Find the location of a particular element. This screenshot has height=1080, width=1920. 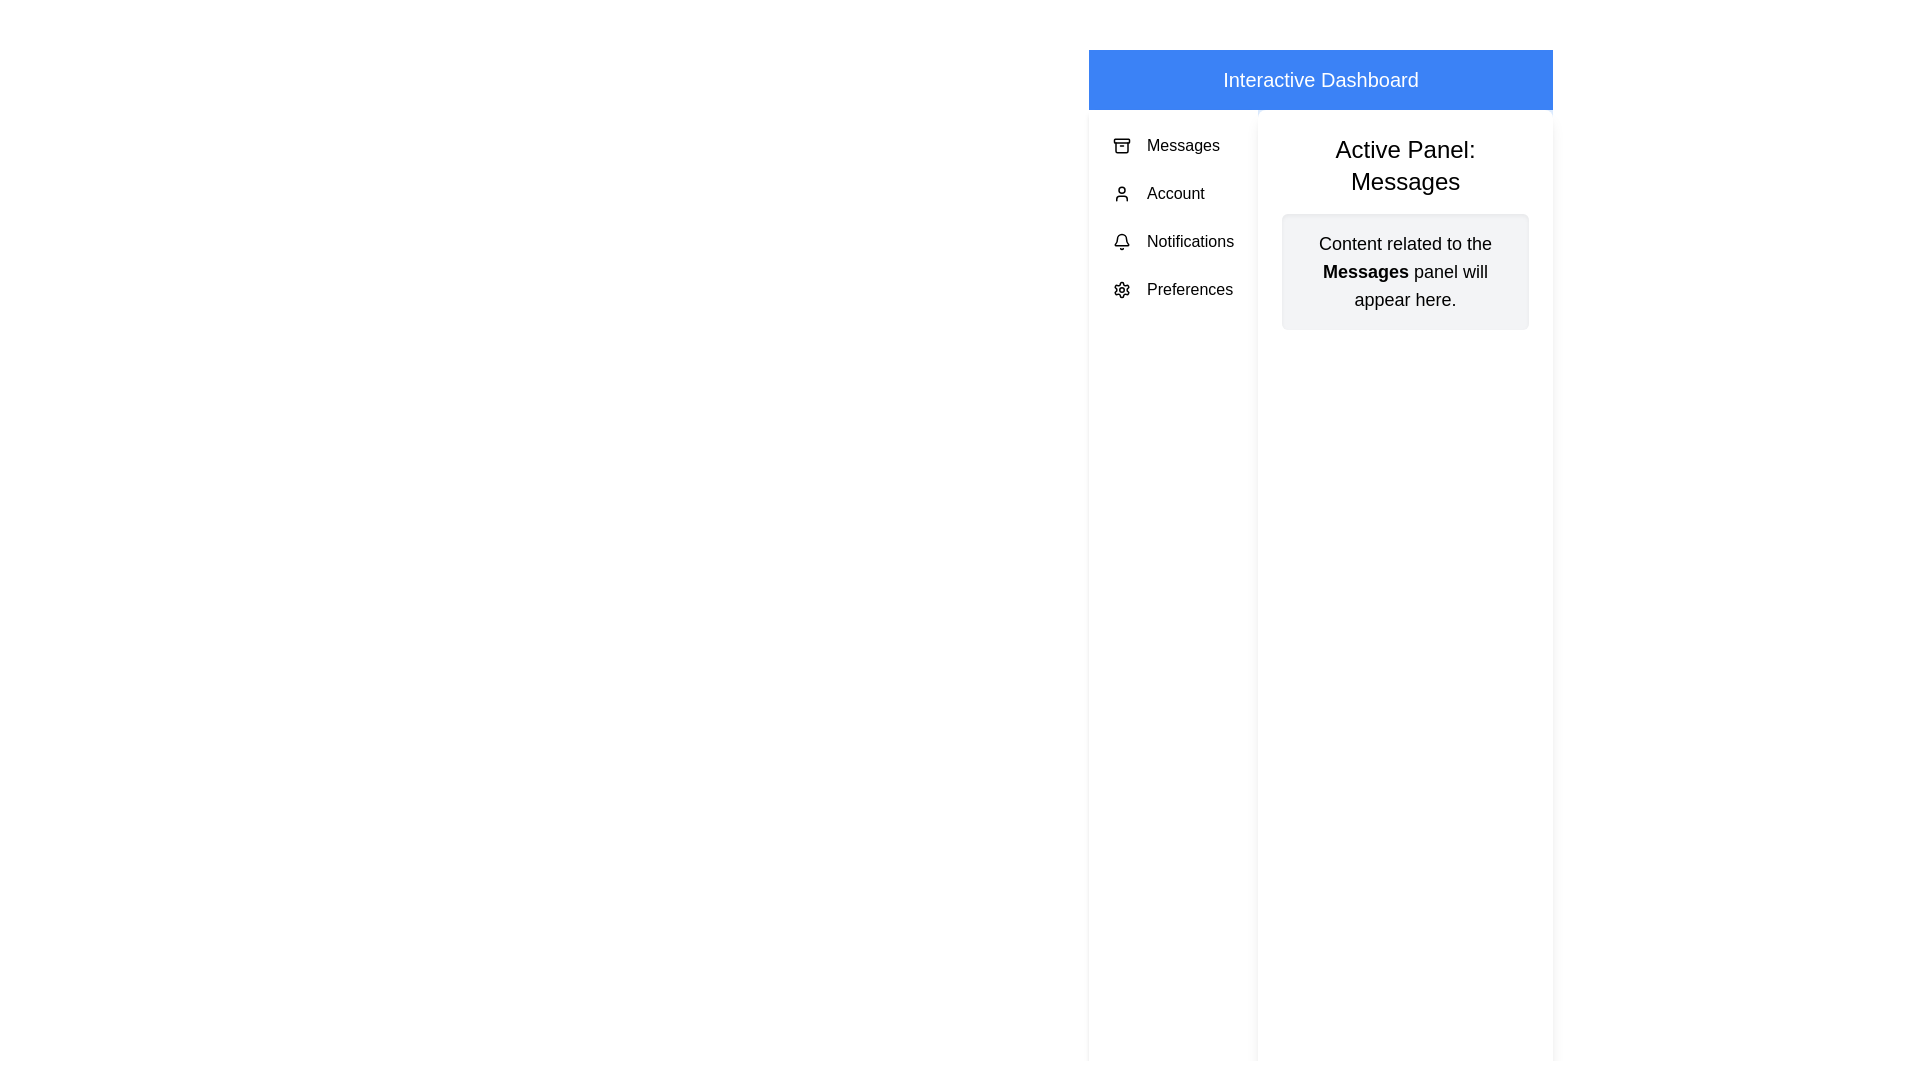

the panel labeled Messages in the sidebar is located at coordinates (1173, 145).